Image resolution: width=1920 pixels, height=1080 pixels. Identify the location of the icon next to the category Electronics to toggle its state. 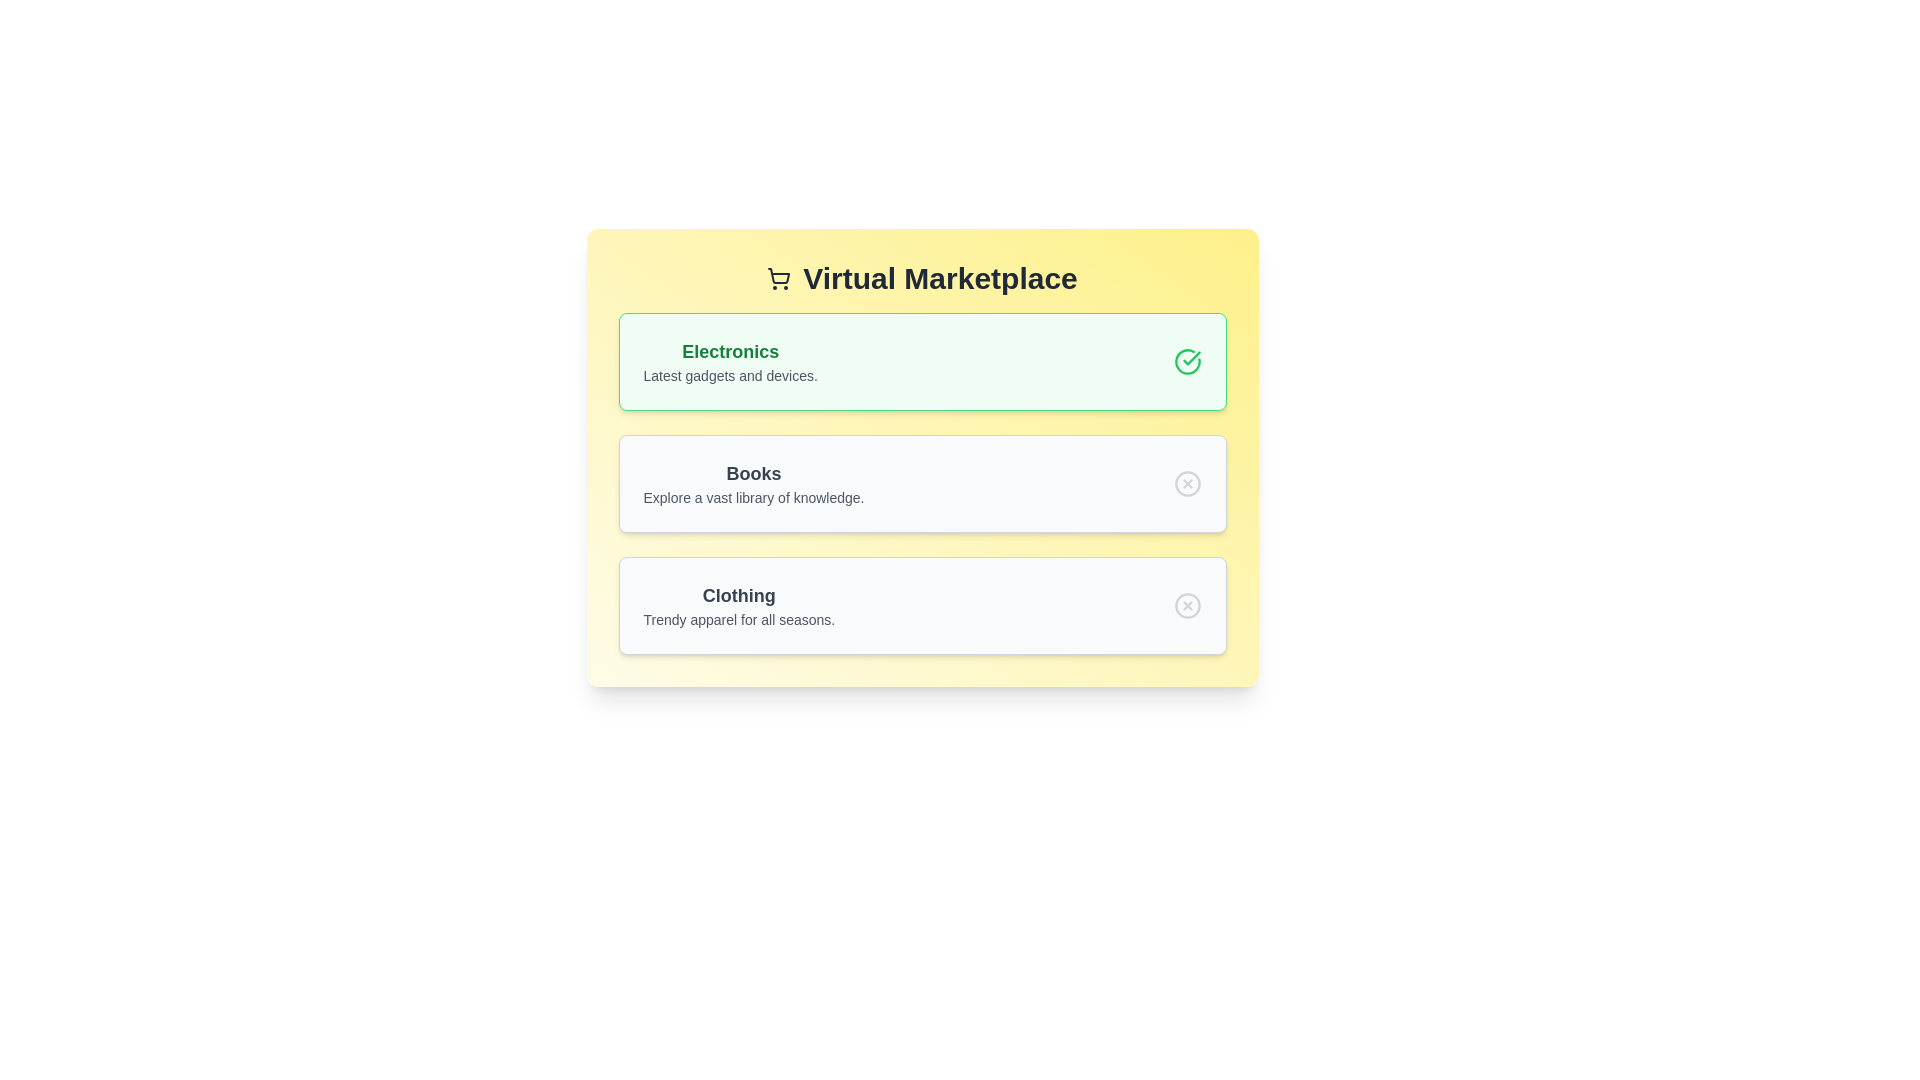
(1187, 362).